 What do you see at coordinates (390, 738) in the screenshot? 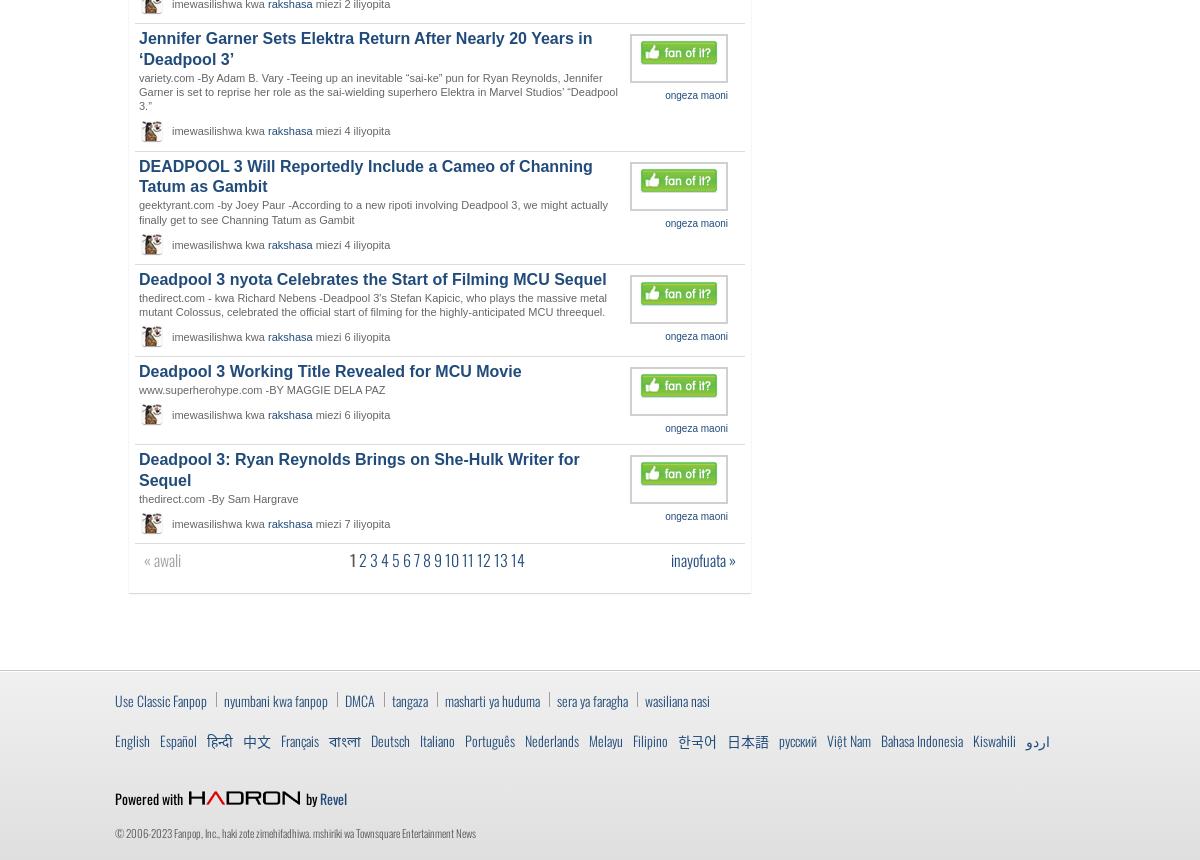
I see `'Deutsch'` at bounding box center [390, 738].